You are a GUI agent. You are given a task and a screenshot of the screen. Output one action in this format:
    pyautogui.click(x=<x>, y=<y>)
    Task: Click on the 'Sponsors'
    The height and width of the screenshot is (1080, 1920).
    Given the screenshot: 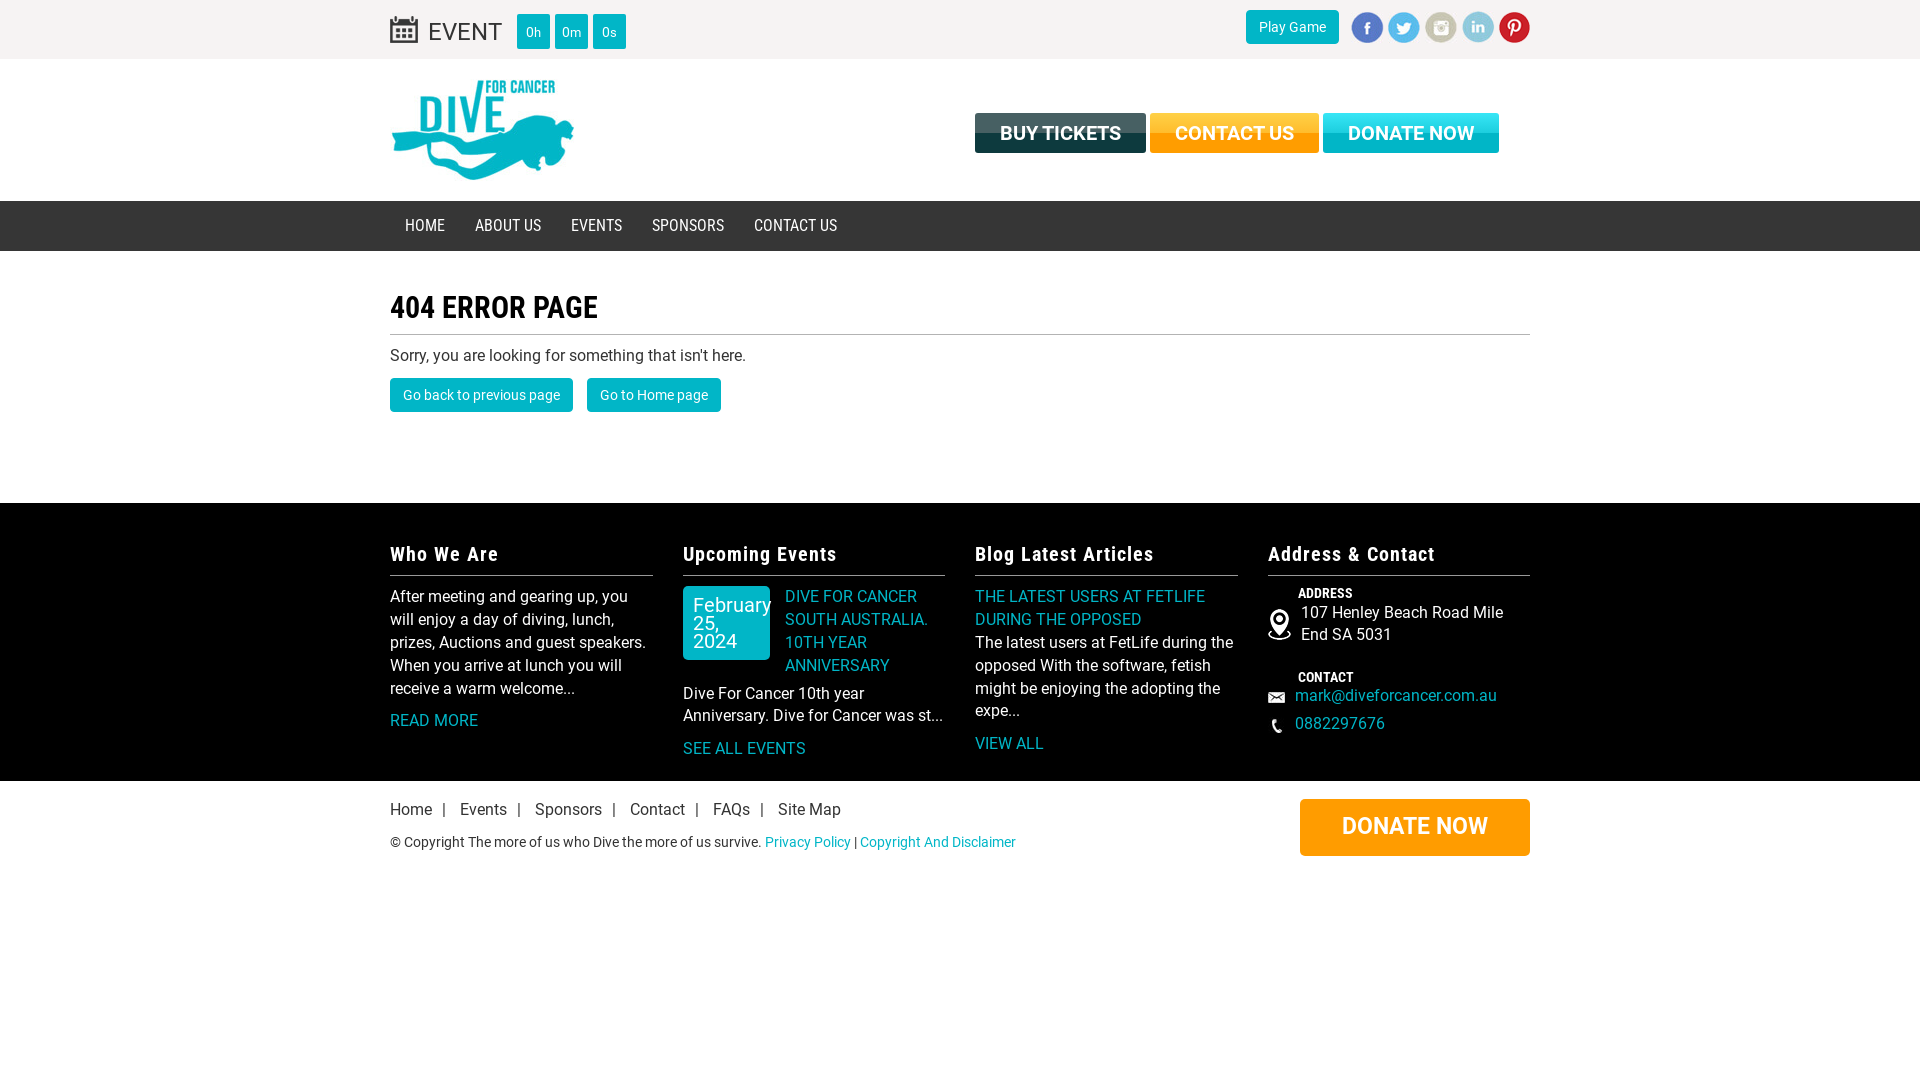 What is the action you would take?
    pyautogui.click(x=567, y=810)
    